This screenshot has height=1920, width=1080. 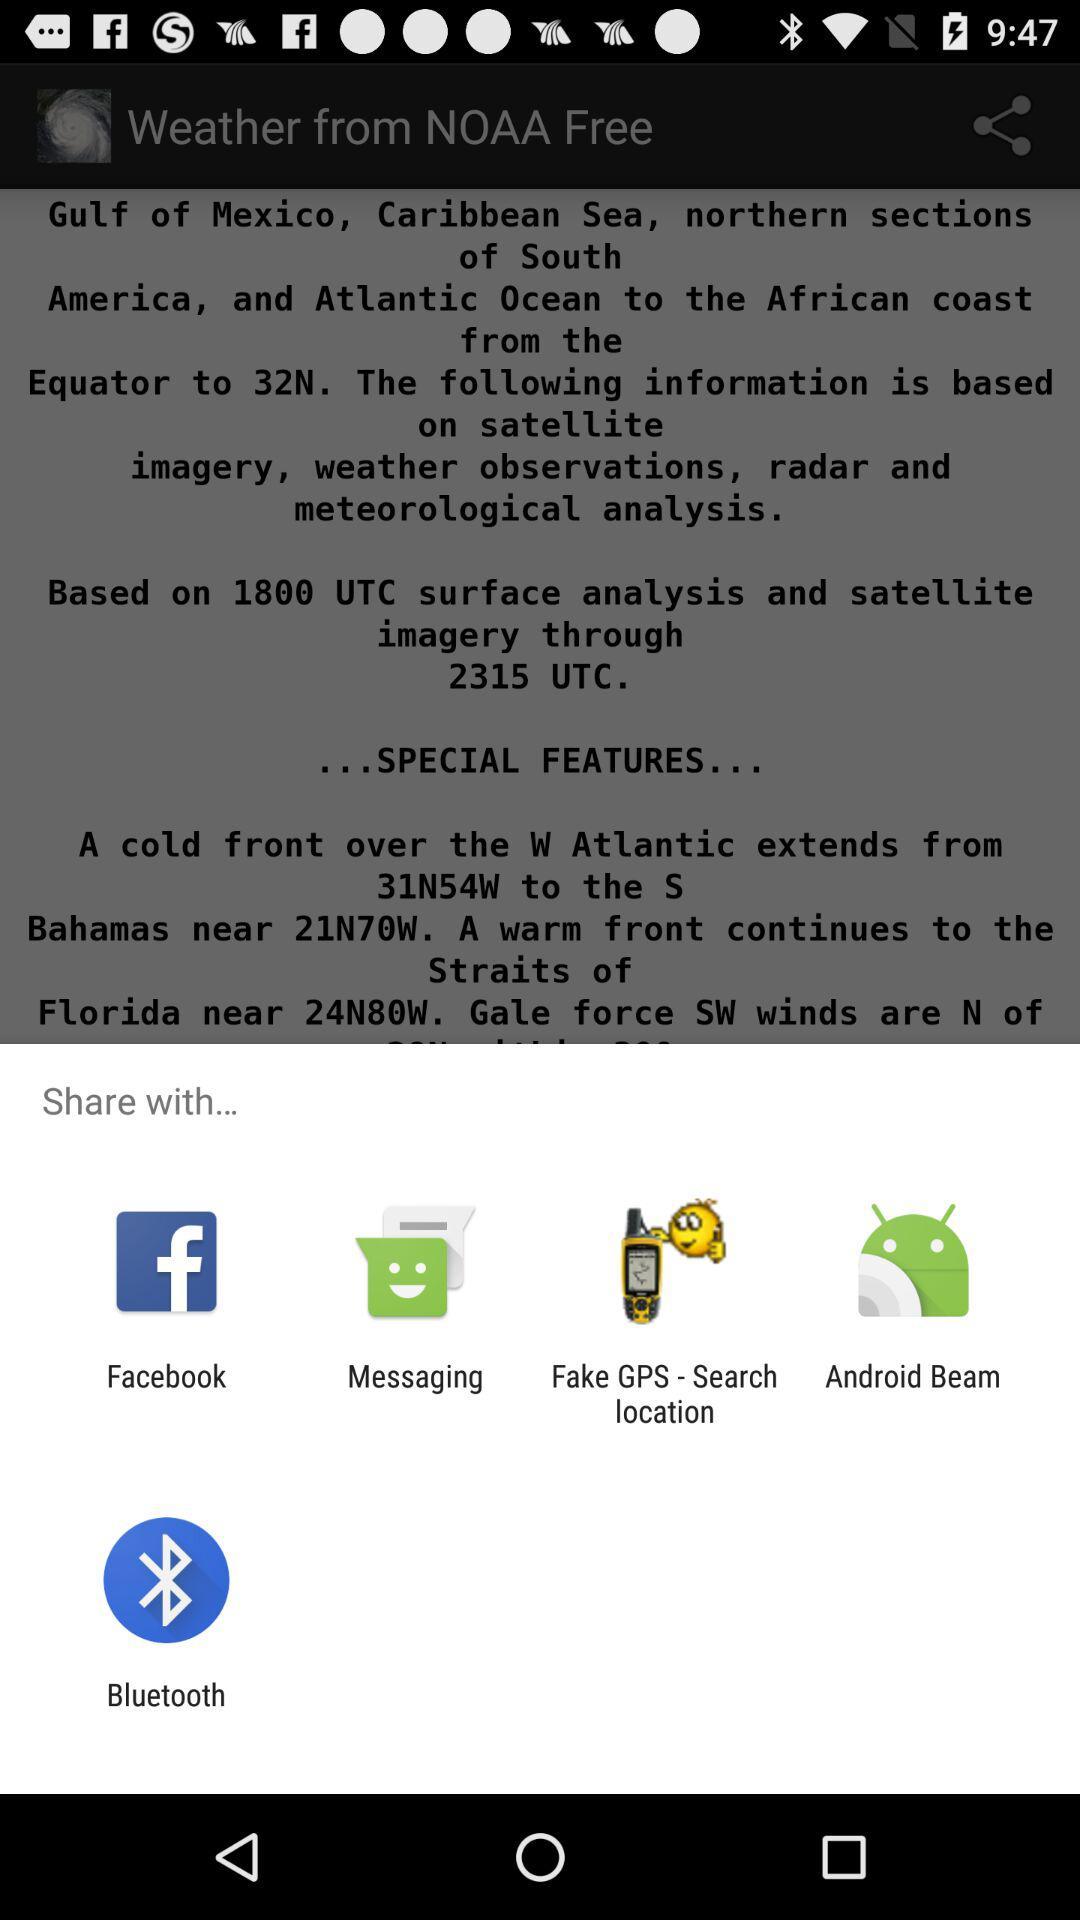 What do you see at coordinates (165, 1392) in the screenshot?
I see `the icon next to the messaging` at bounding box center [165, 1392].